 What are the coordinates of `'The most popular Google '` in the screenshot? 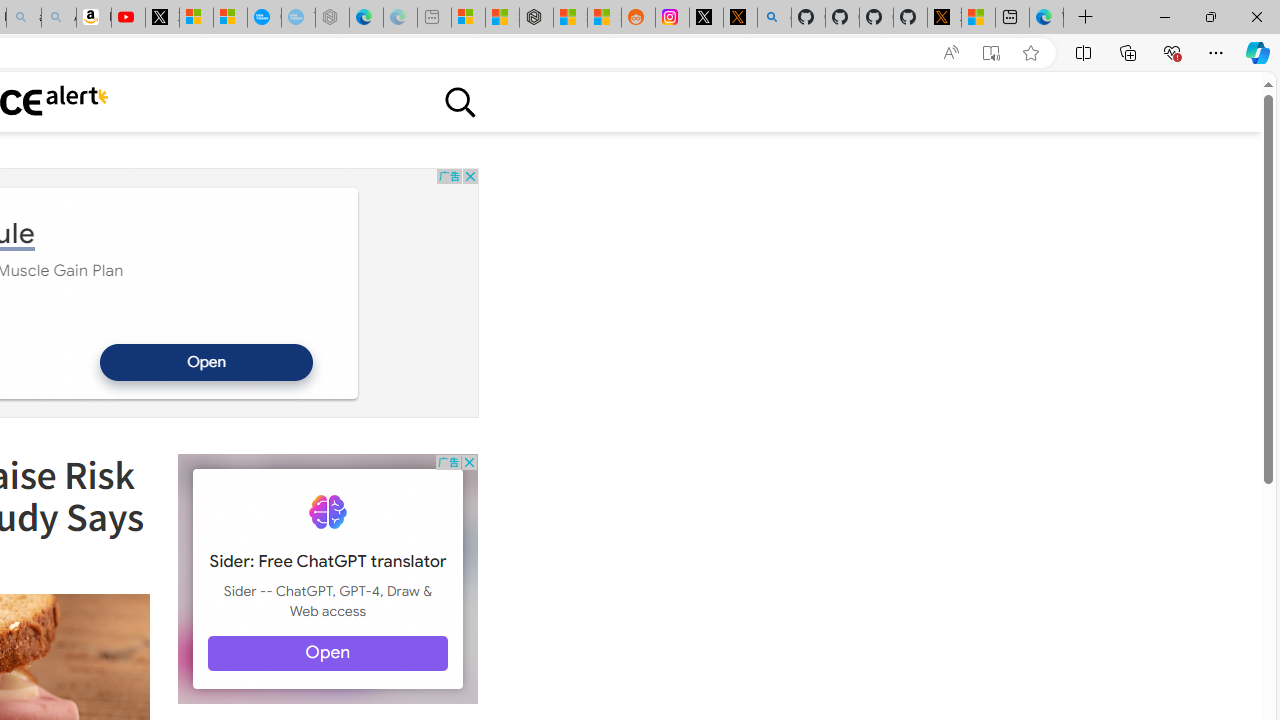 It's located at (297, 17).